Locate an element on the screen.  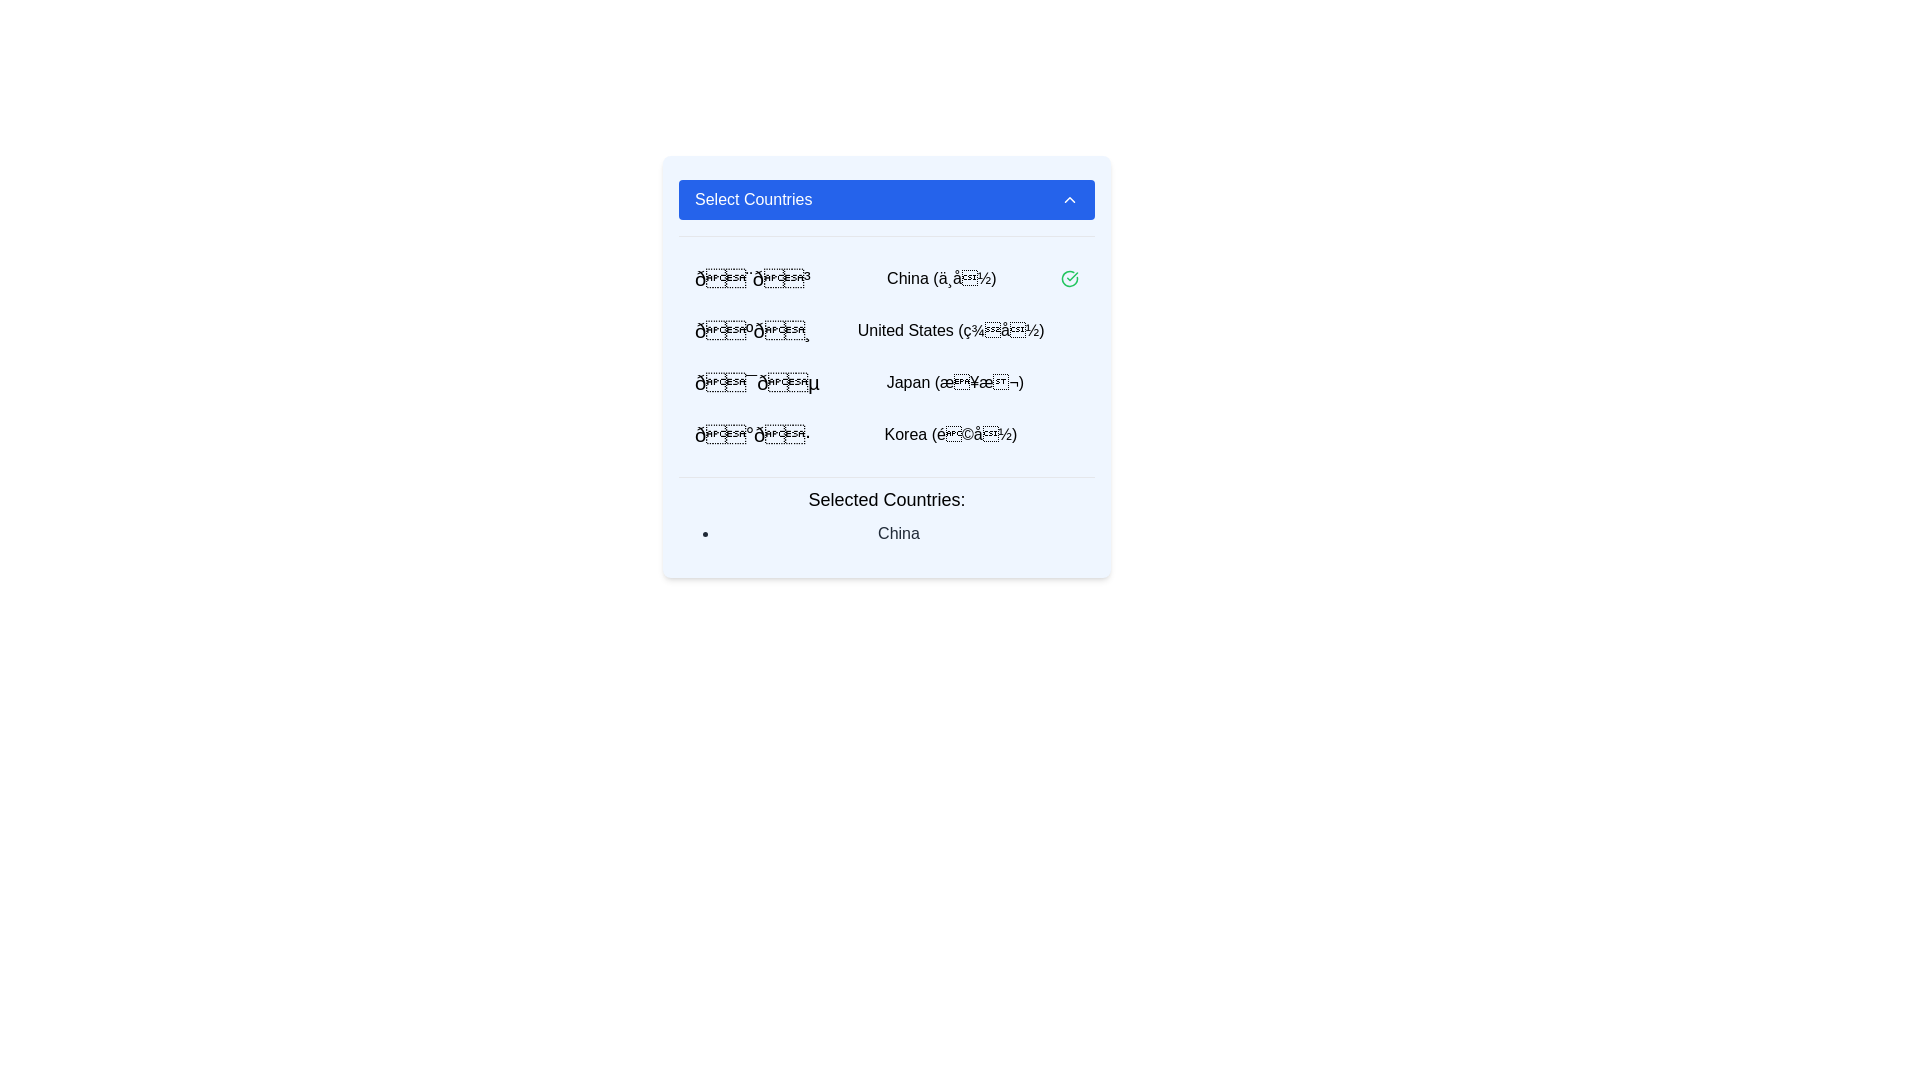
the selection status indicated by the icon located at the right end of the list item labeled 'China (中国)' is located at coordinates (1069, 278).